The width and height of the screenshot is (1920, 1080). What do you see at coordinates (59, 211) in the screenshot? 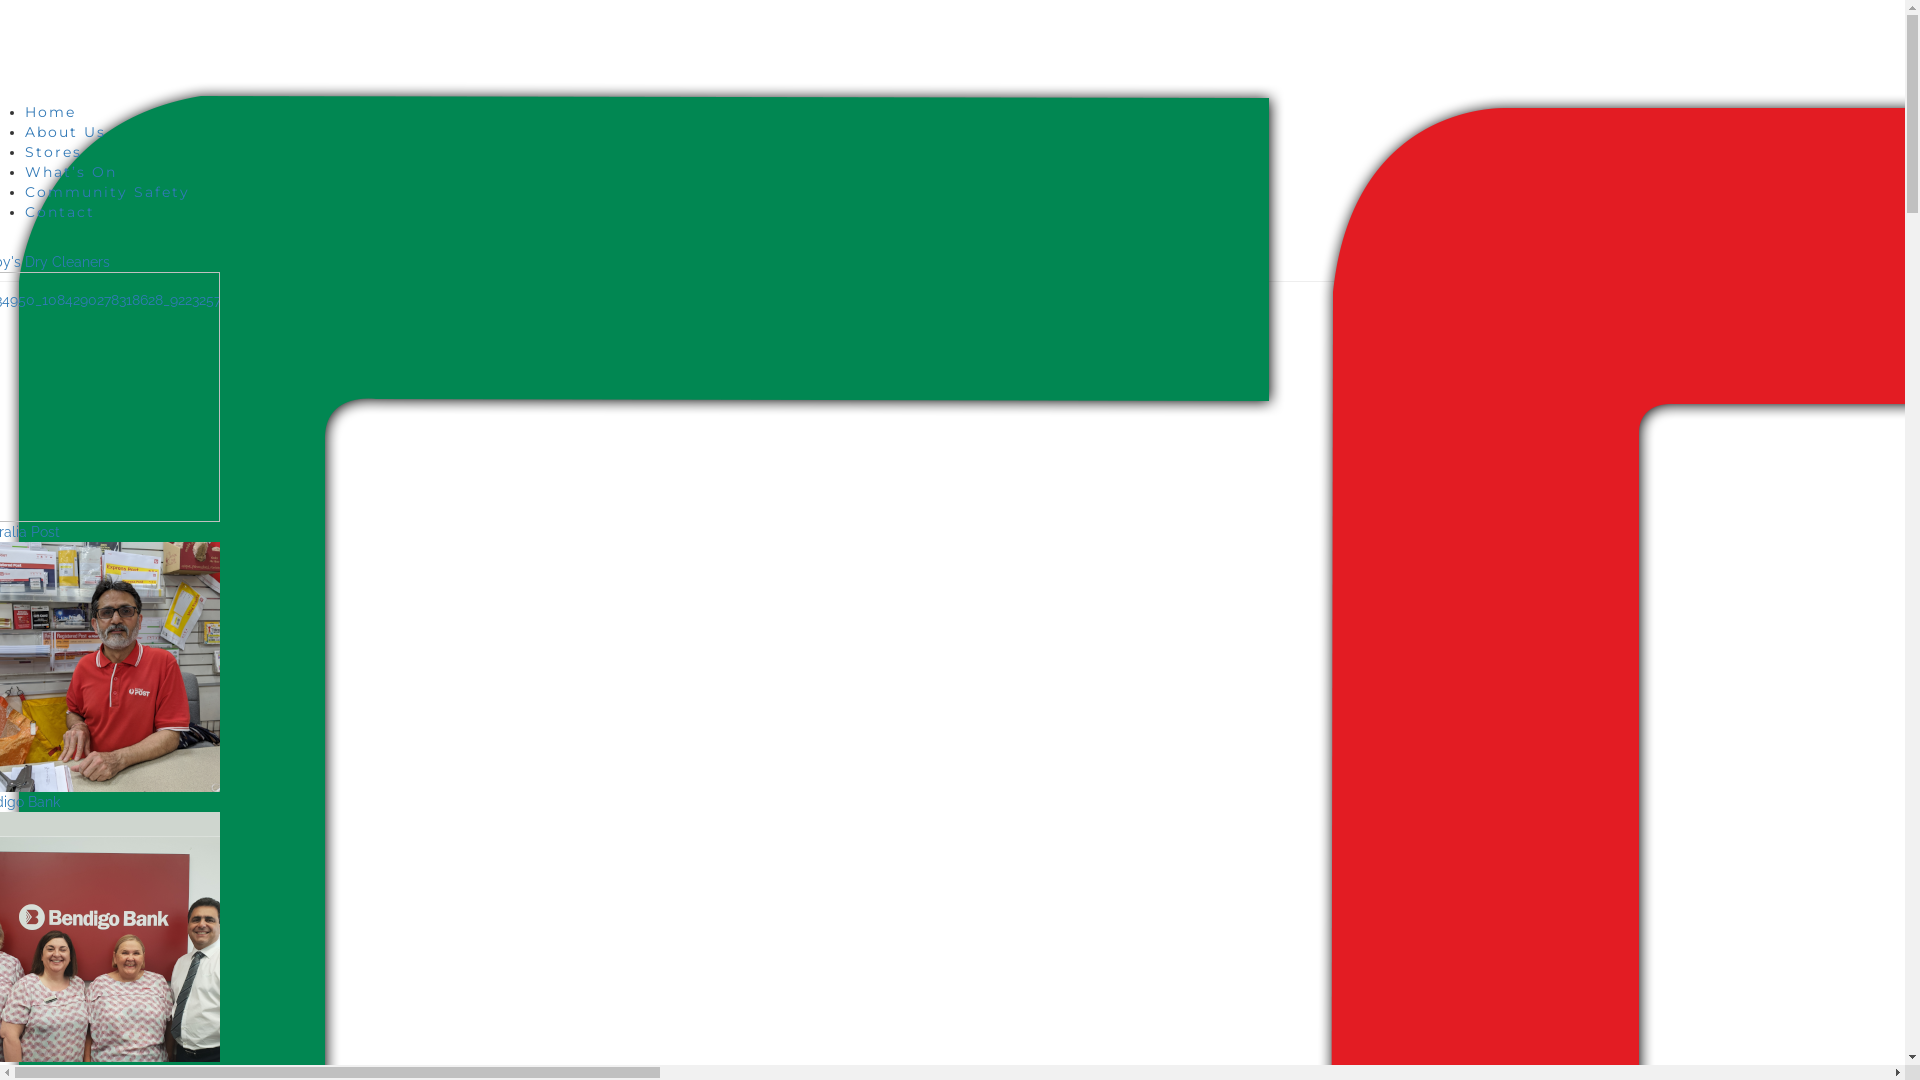
I see `'Contact'` at bounding box center [59, 211].